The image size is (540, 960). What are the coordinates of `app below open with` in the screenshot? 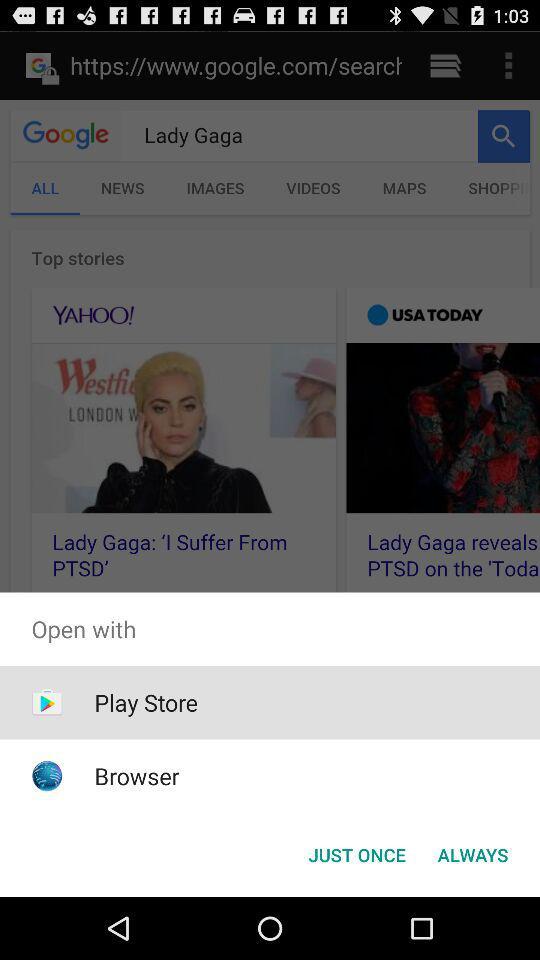 It's located at (472, 853).